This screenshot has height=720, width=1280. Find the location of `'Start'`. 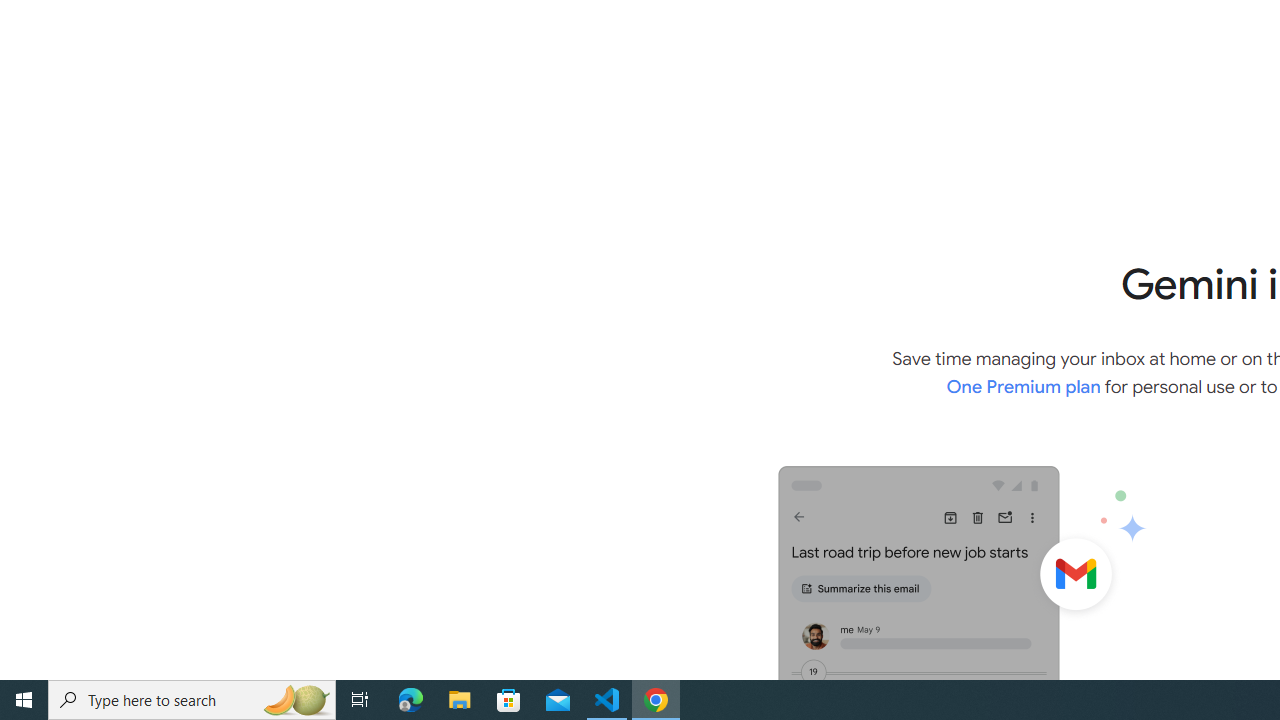

'Start' is located at coordinates (24, 698).